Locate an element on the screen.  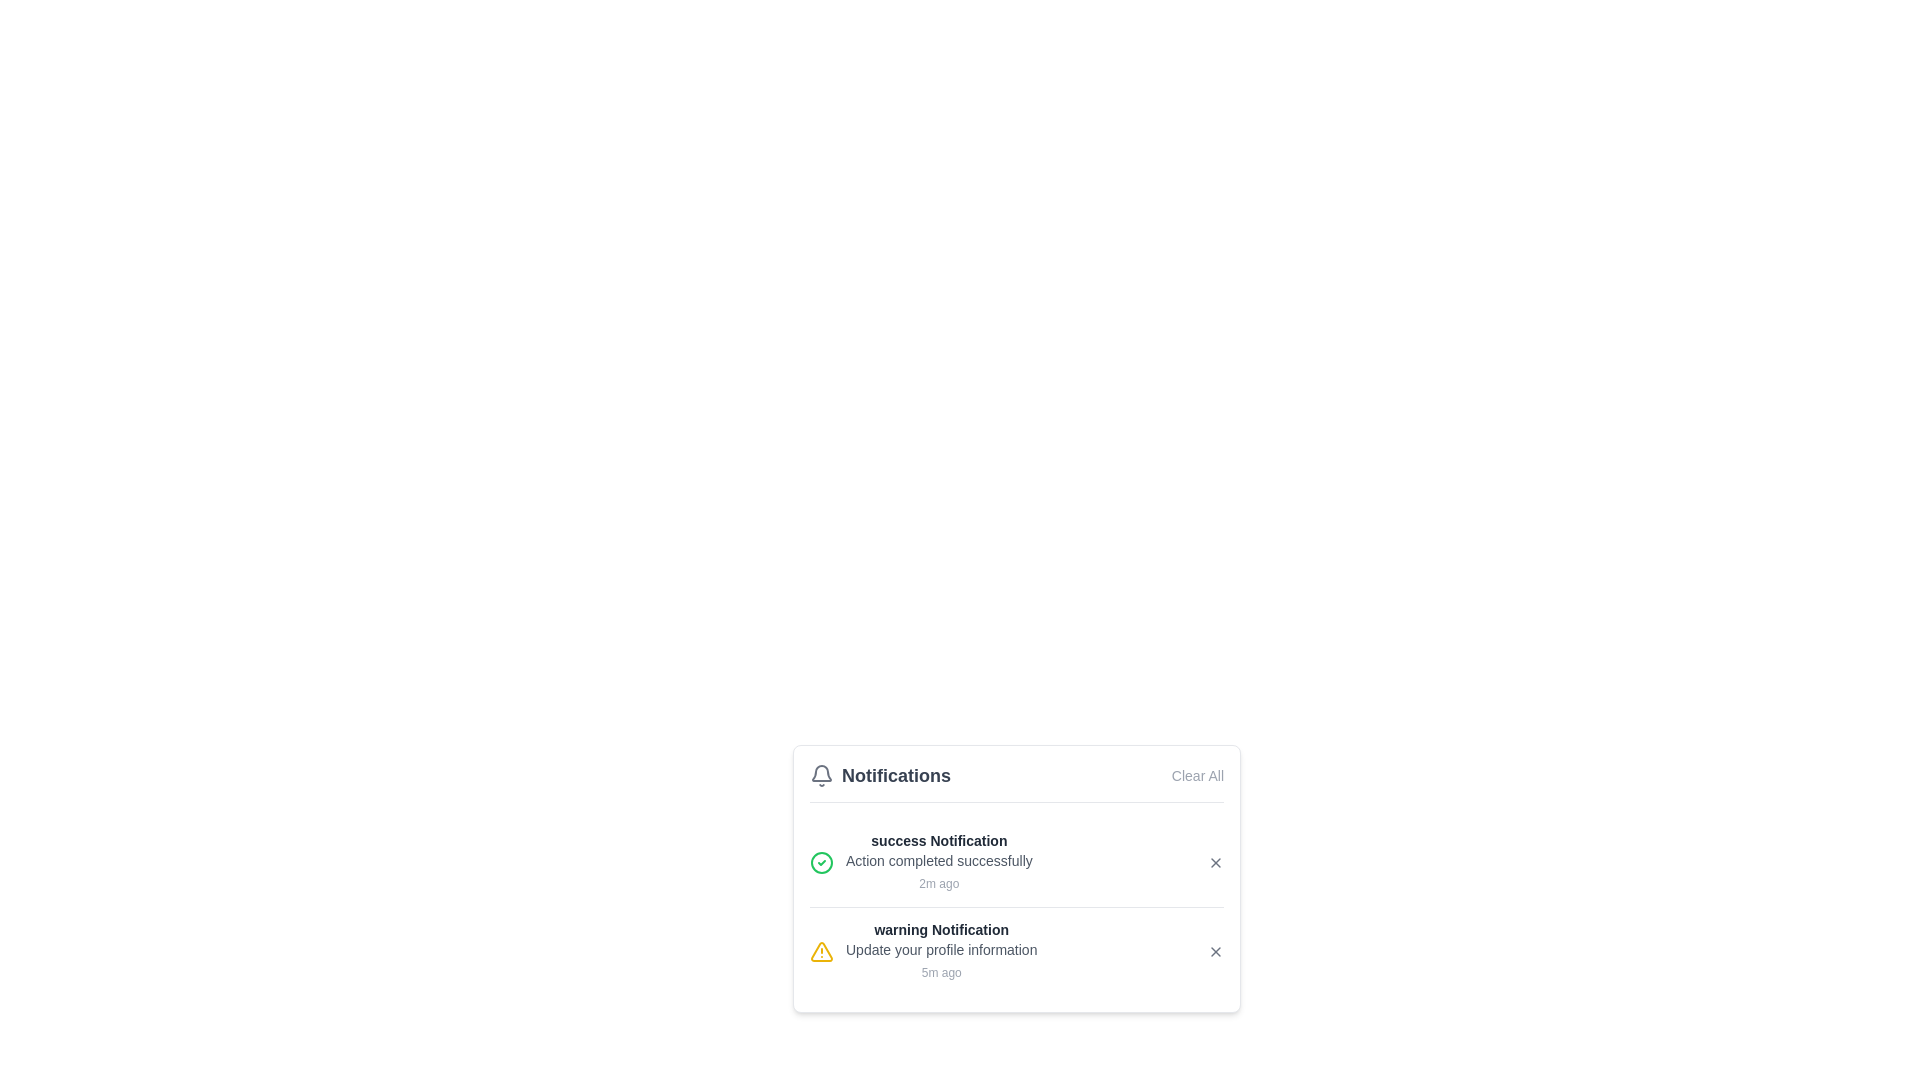
the Timestamp label located at the bottom-right corner of the notification displaying the warning message 'Update your profile information.' is located at coordinates (940, 971).